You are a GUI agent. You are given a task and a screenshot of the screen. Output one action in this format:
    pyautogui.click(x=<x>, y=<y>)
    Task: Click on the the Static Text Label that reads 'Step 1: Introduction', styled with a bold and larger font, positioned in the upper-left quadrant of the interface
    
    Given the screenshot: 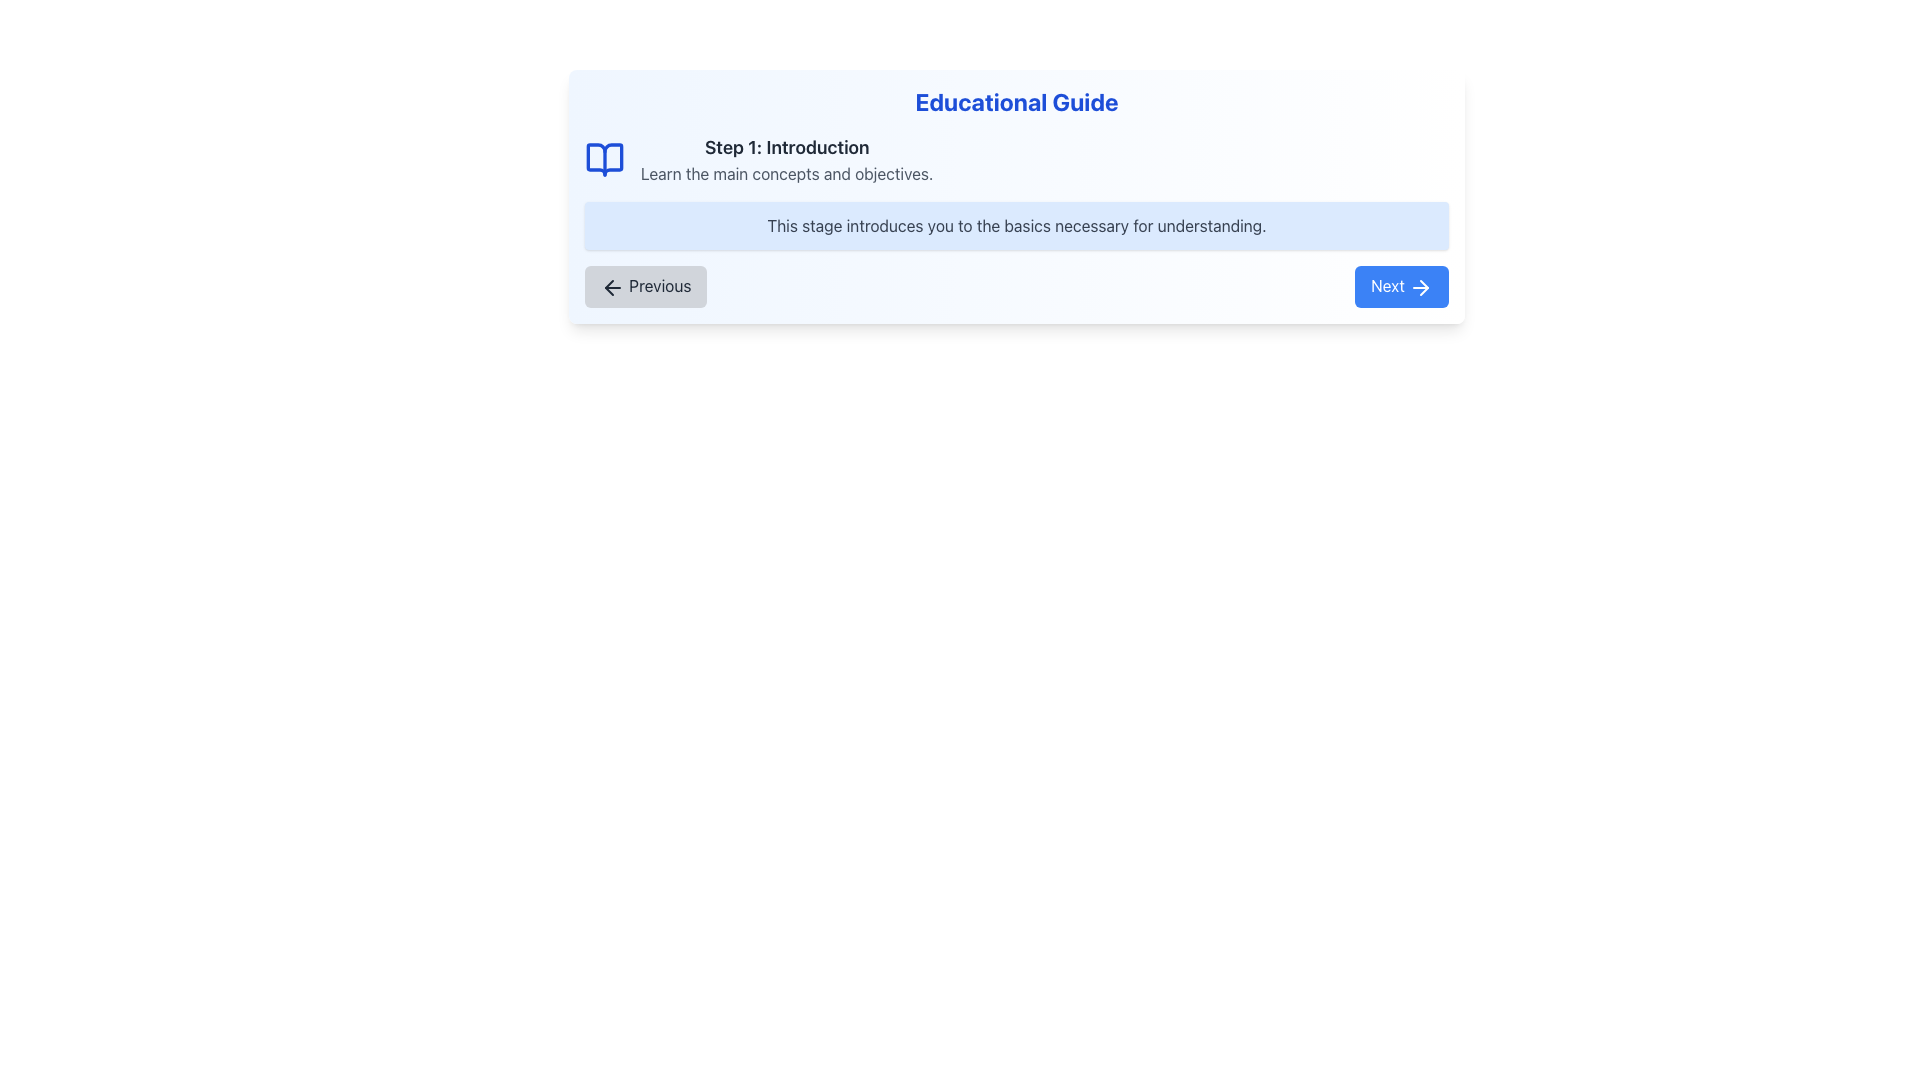 What is the action you would take?
    pyautogui.click(x=786, y=146)
    